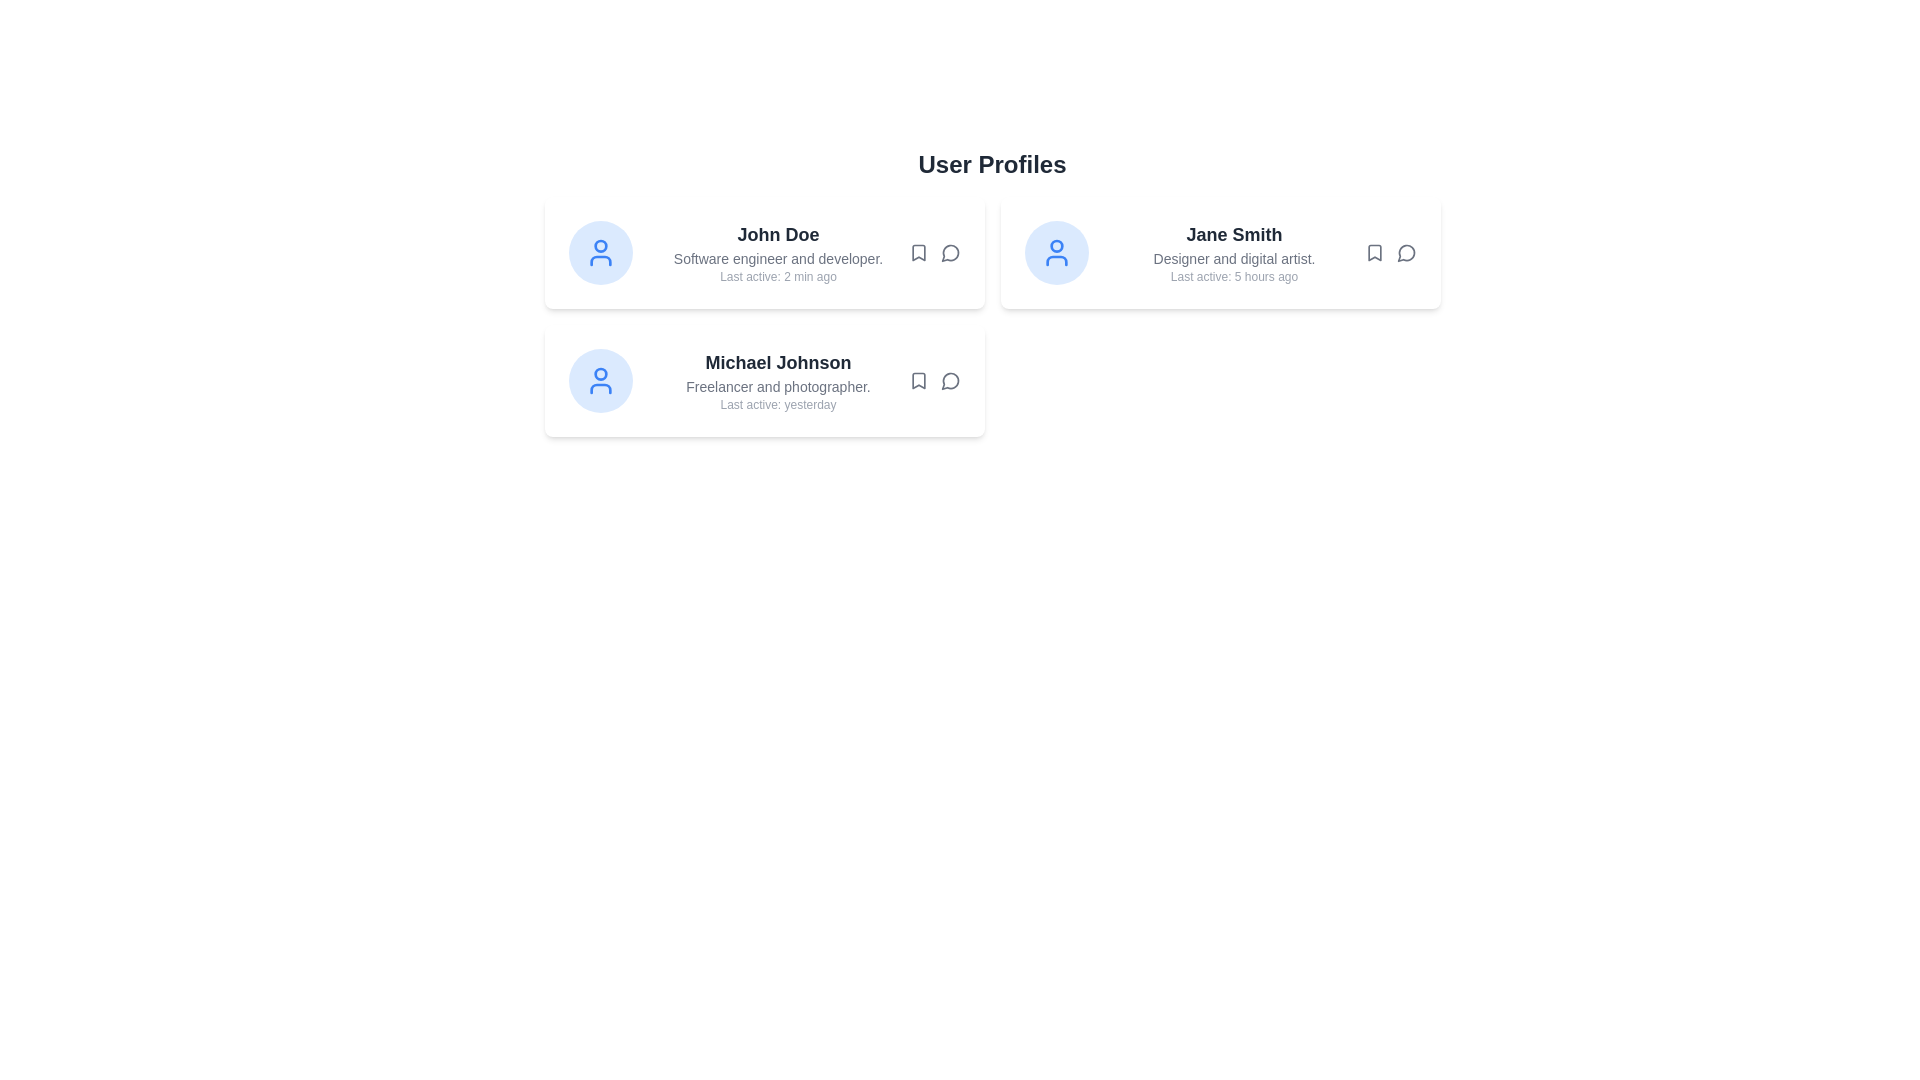  What do you see at coordinates (599, 245) in the screenshot?
I see `the graphical indicator within the user profile icon, which indicates a notification or status, located in the first card of the top row` at bounding box center [599, 245].